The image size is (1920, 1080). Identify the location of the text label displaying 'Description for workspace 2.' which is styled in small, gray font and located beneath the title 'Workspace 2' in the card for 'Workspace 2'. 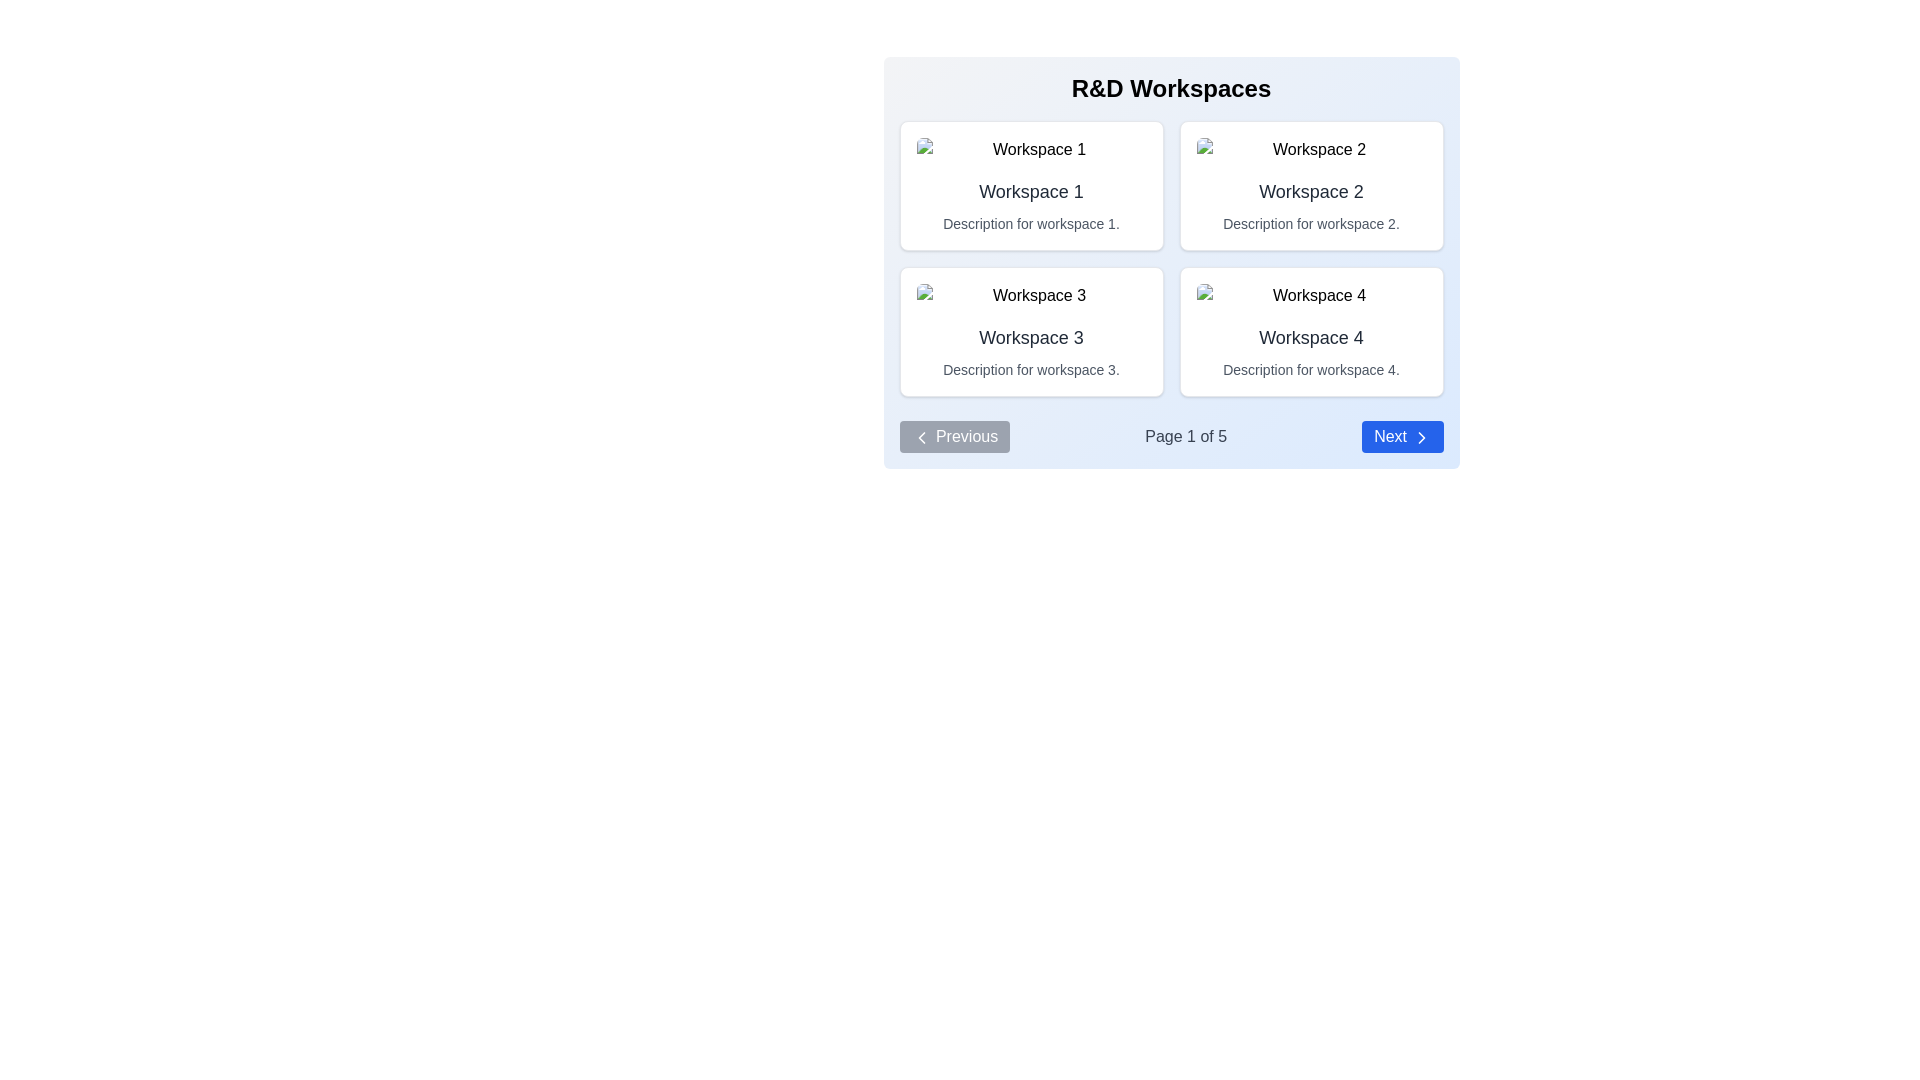
(1311, 223).